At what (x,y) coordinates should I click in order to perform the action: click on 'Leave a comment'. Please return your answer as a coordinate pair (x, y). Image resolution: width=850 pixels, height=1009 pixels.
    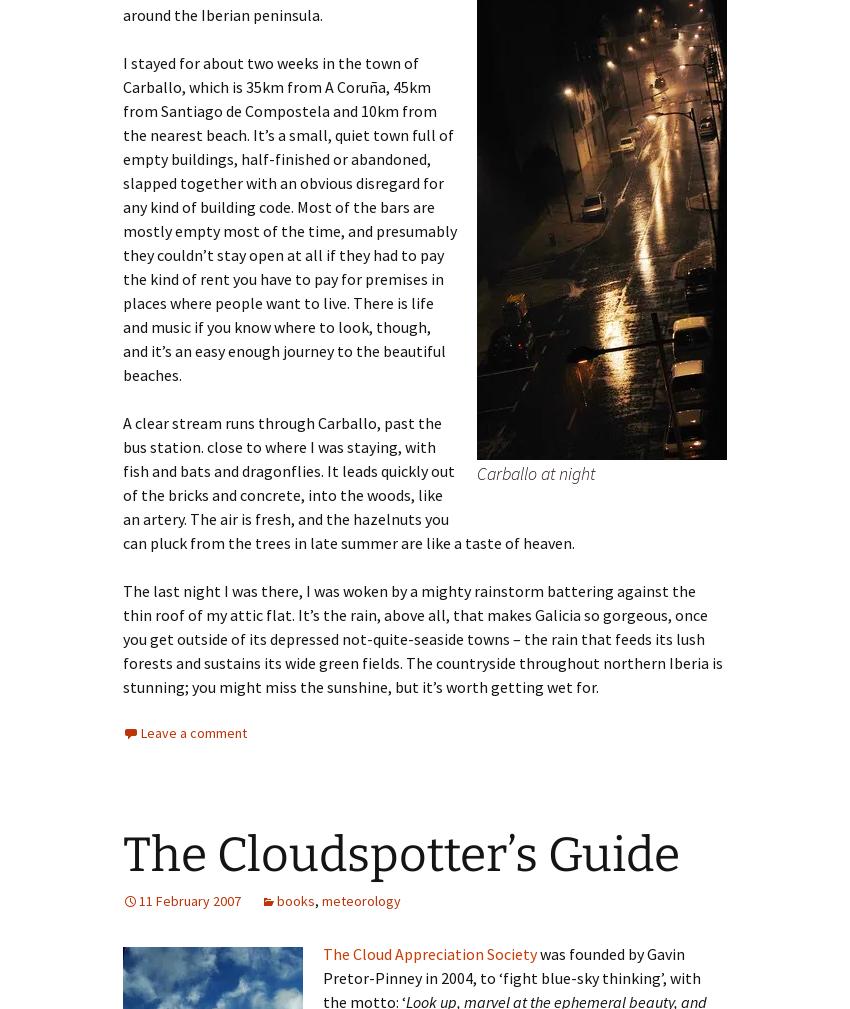
    Looking at the image, I should click on (192, 732).